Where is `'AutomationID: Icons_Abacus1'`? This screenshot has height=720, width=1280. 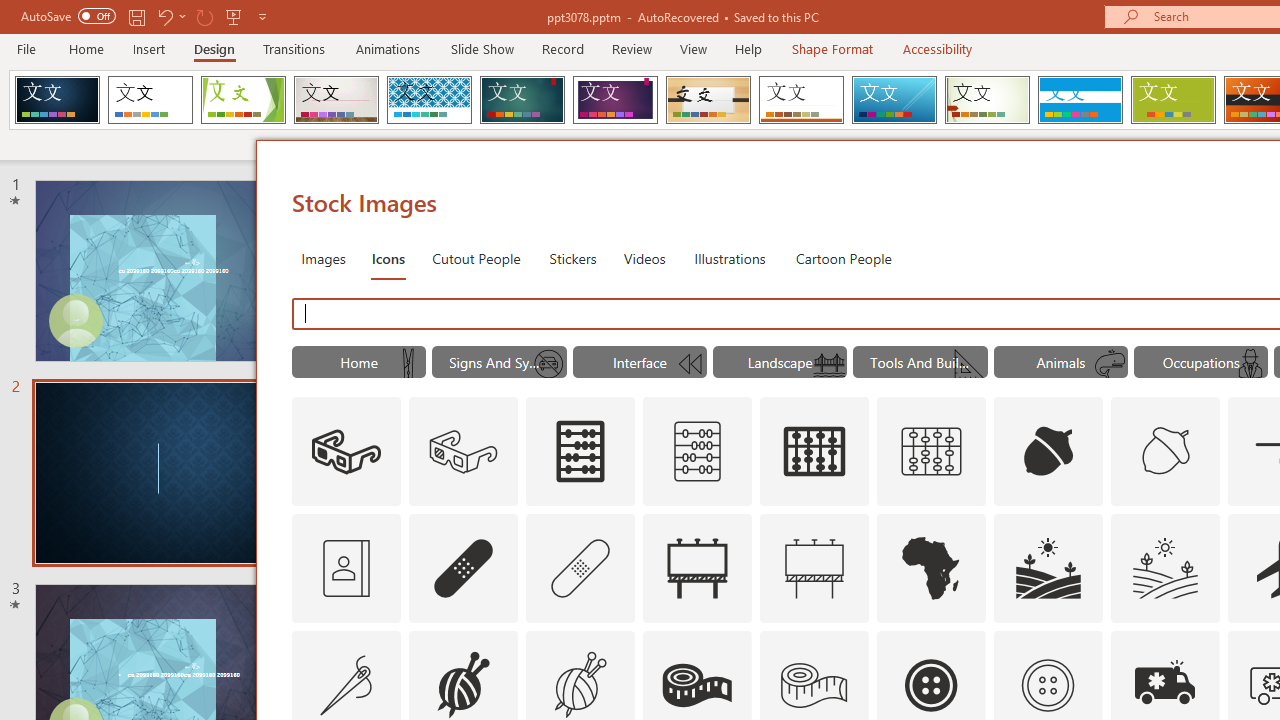
'AutomationID: Icons_Abacus1' is located at coordinates (815, 452).